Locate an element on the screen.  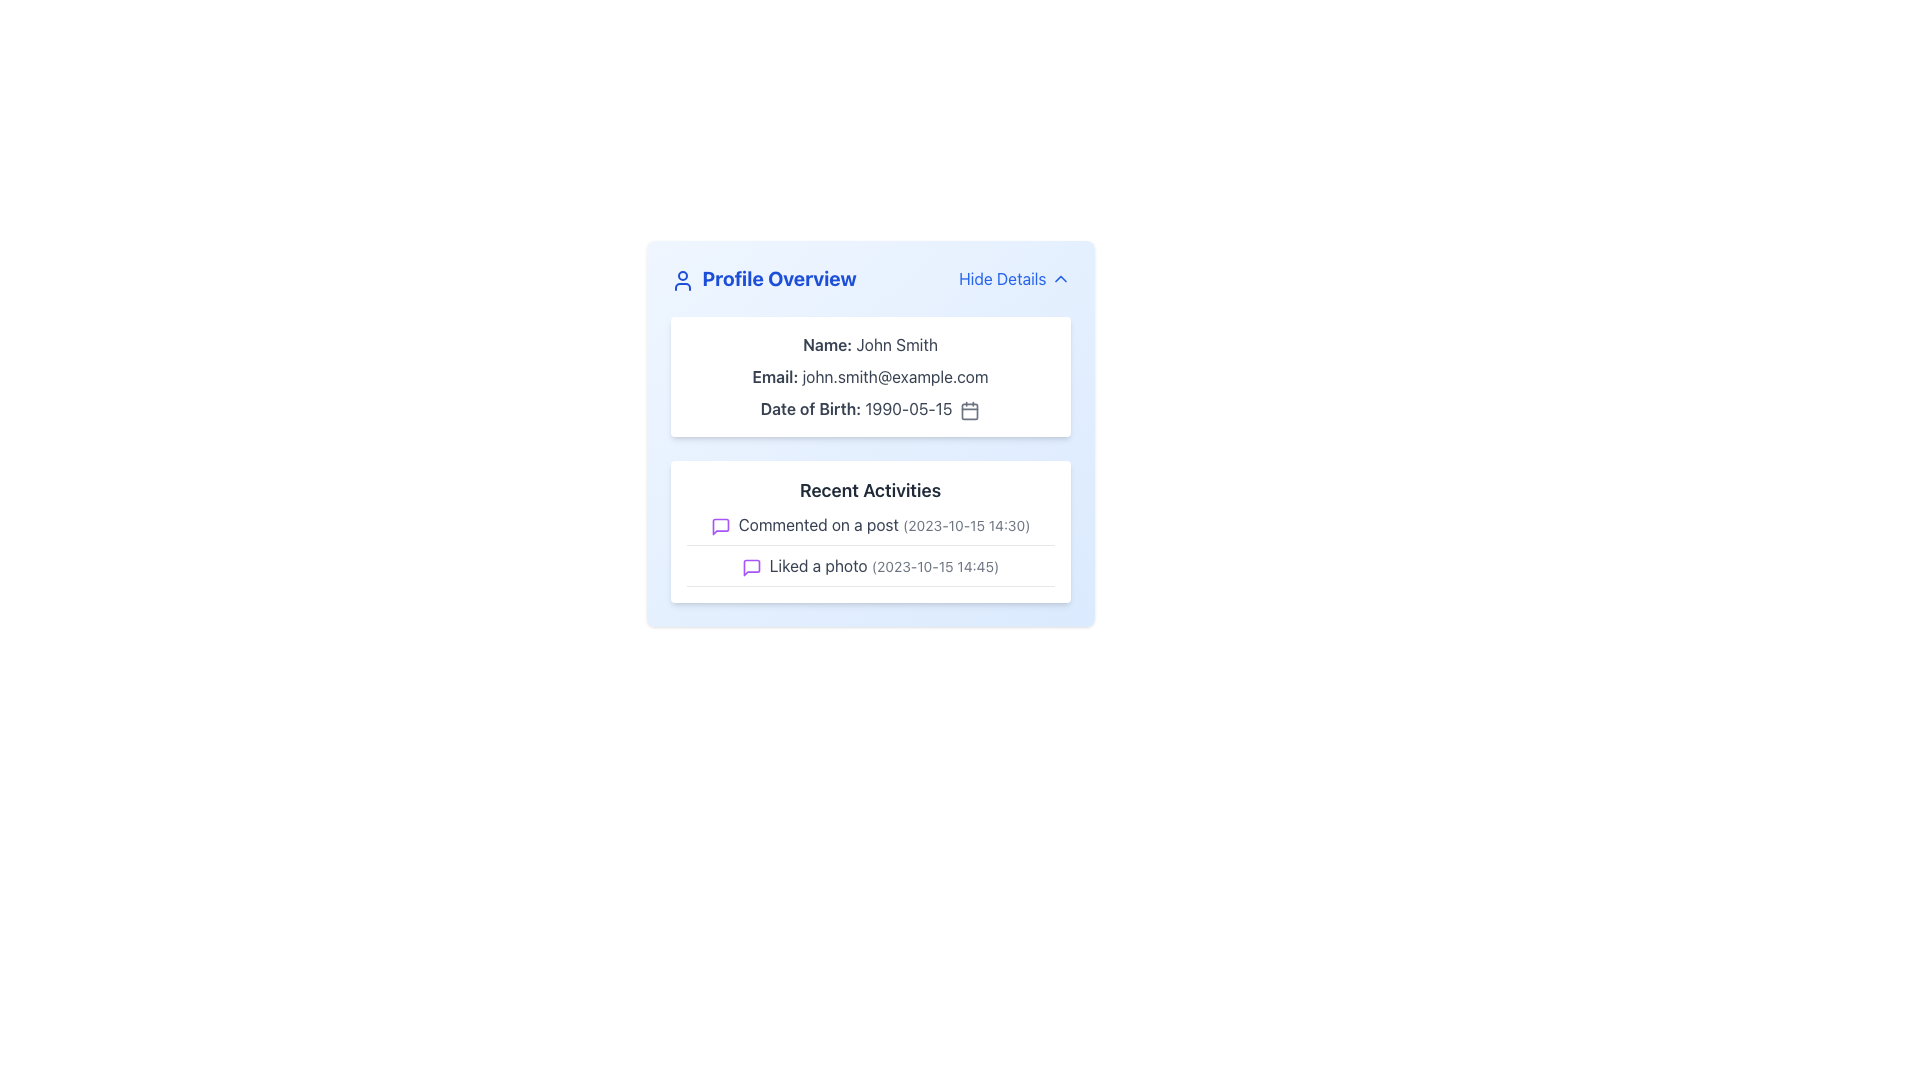
the date of birth display element with an icon, which is the third item in the list of profile information elements, positioned directly below the email information field is located at coordinates (870, 407).